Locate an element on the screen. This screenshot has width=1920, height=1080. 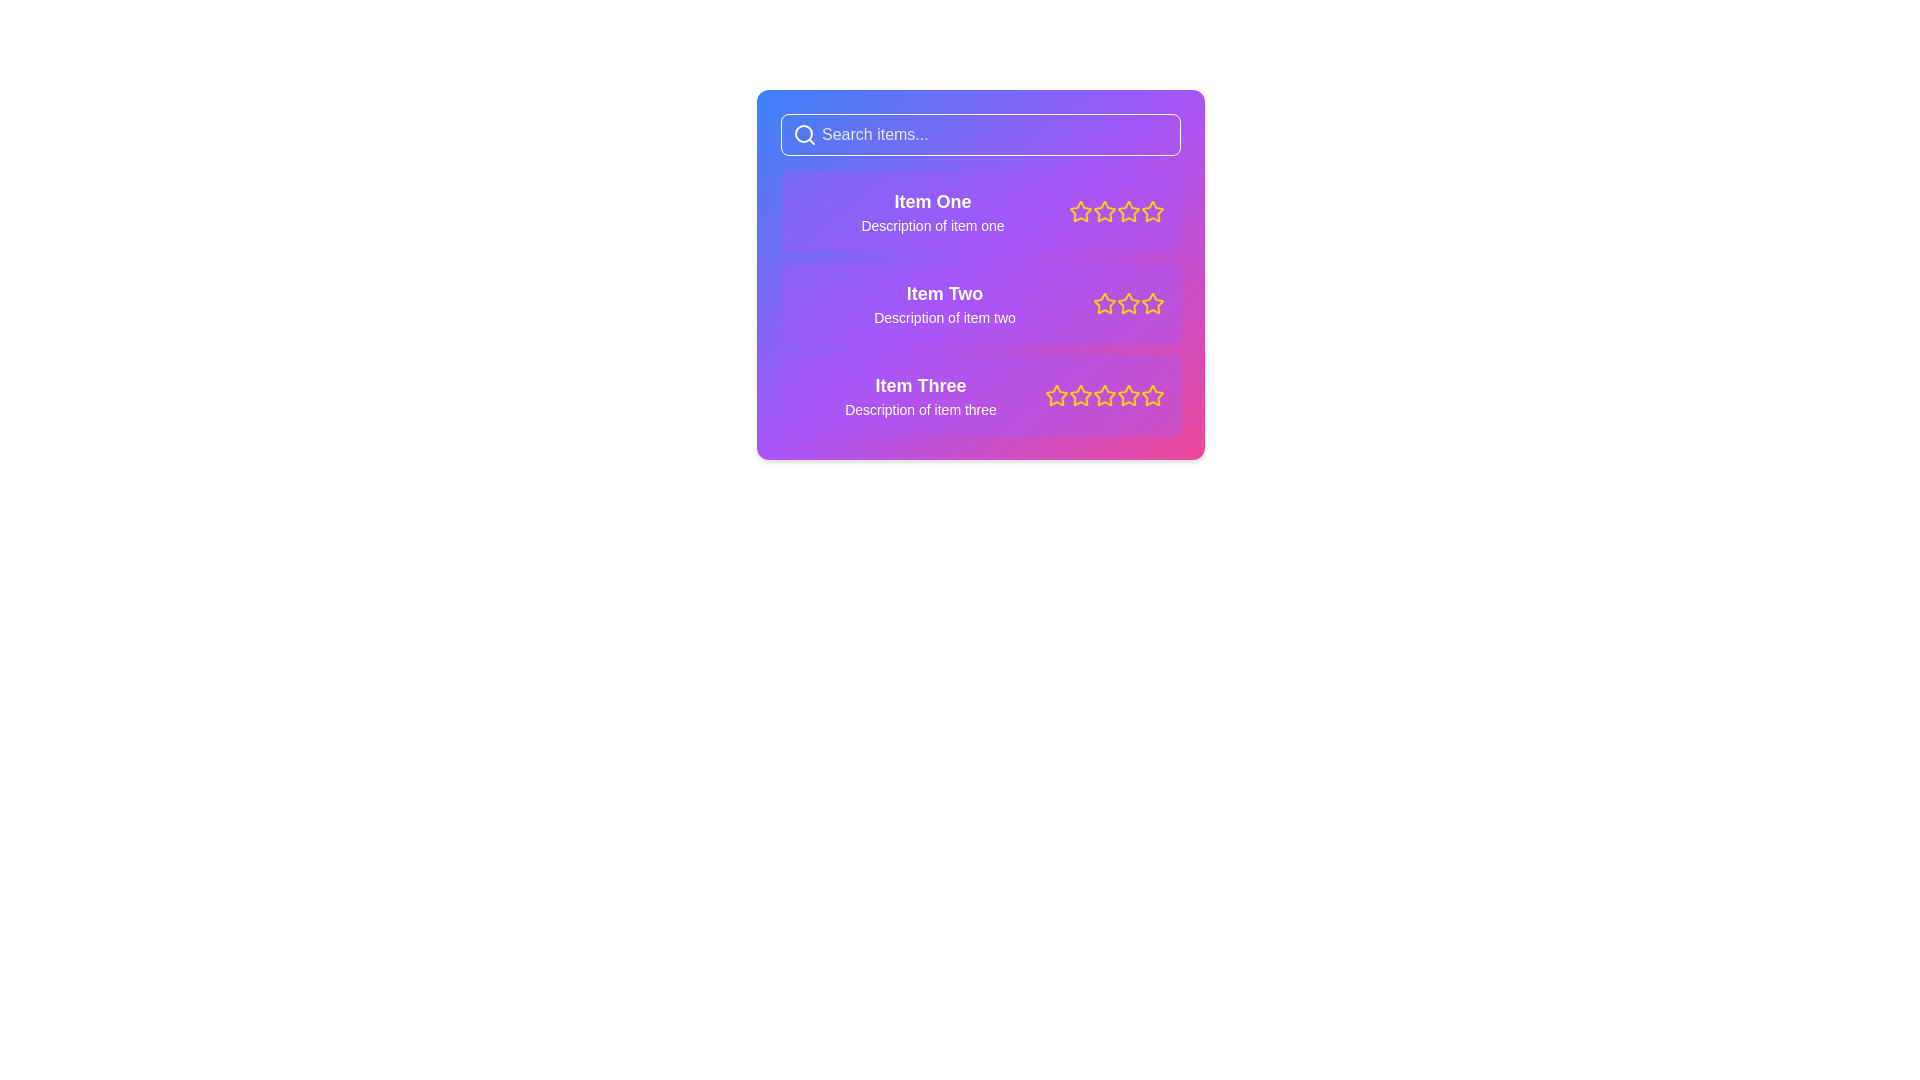
the second star icon in the horizontal sequence of five stars is located at coordinates (1103, 212).